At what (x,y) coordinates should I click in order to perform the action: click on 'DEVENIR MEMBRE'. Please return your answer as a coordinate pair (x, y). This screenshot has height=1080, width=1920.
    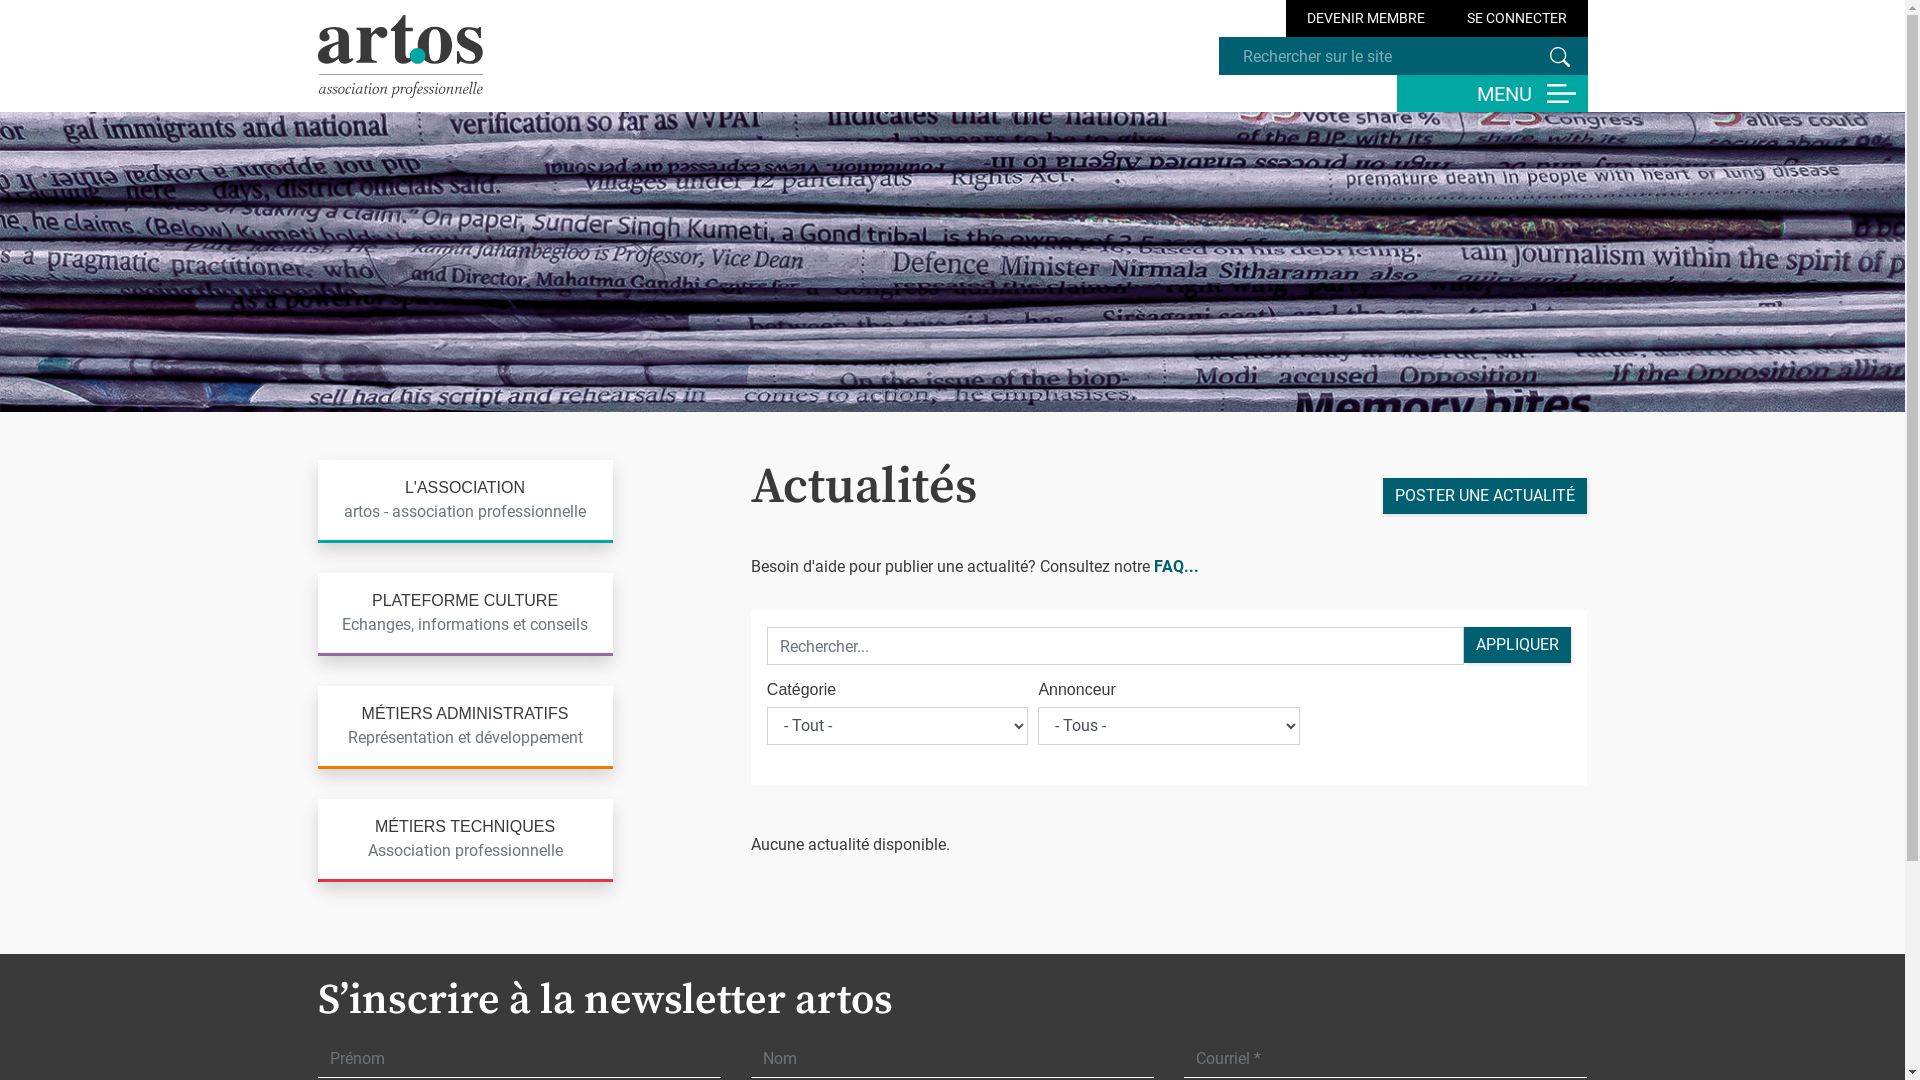
    Looking at the image, I should click on (1286, 18).